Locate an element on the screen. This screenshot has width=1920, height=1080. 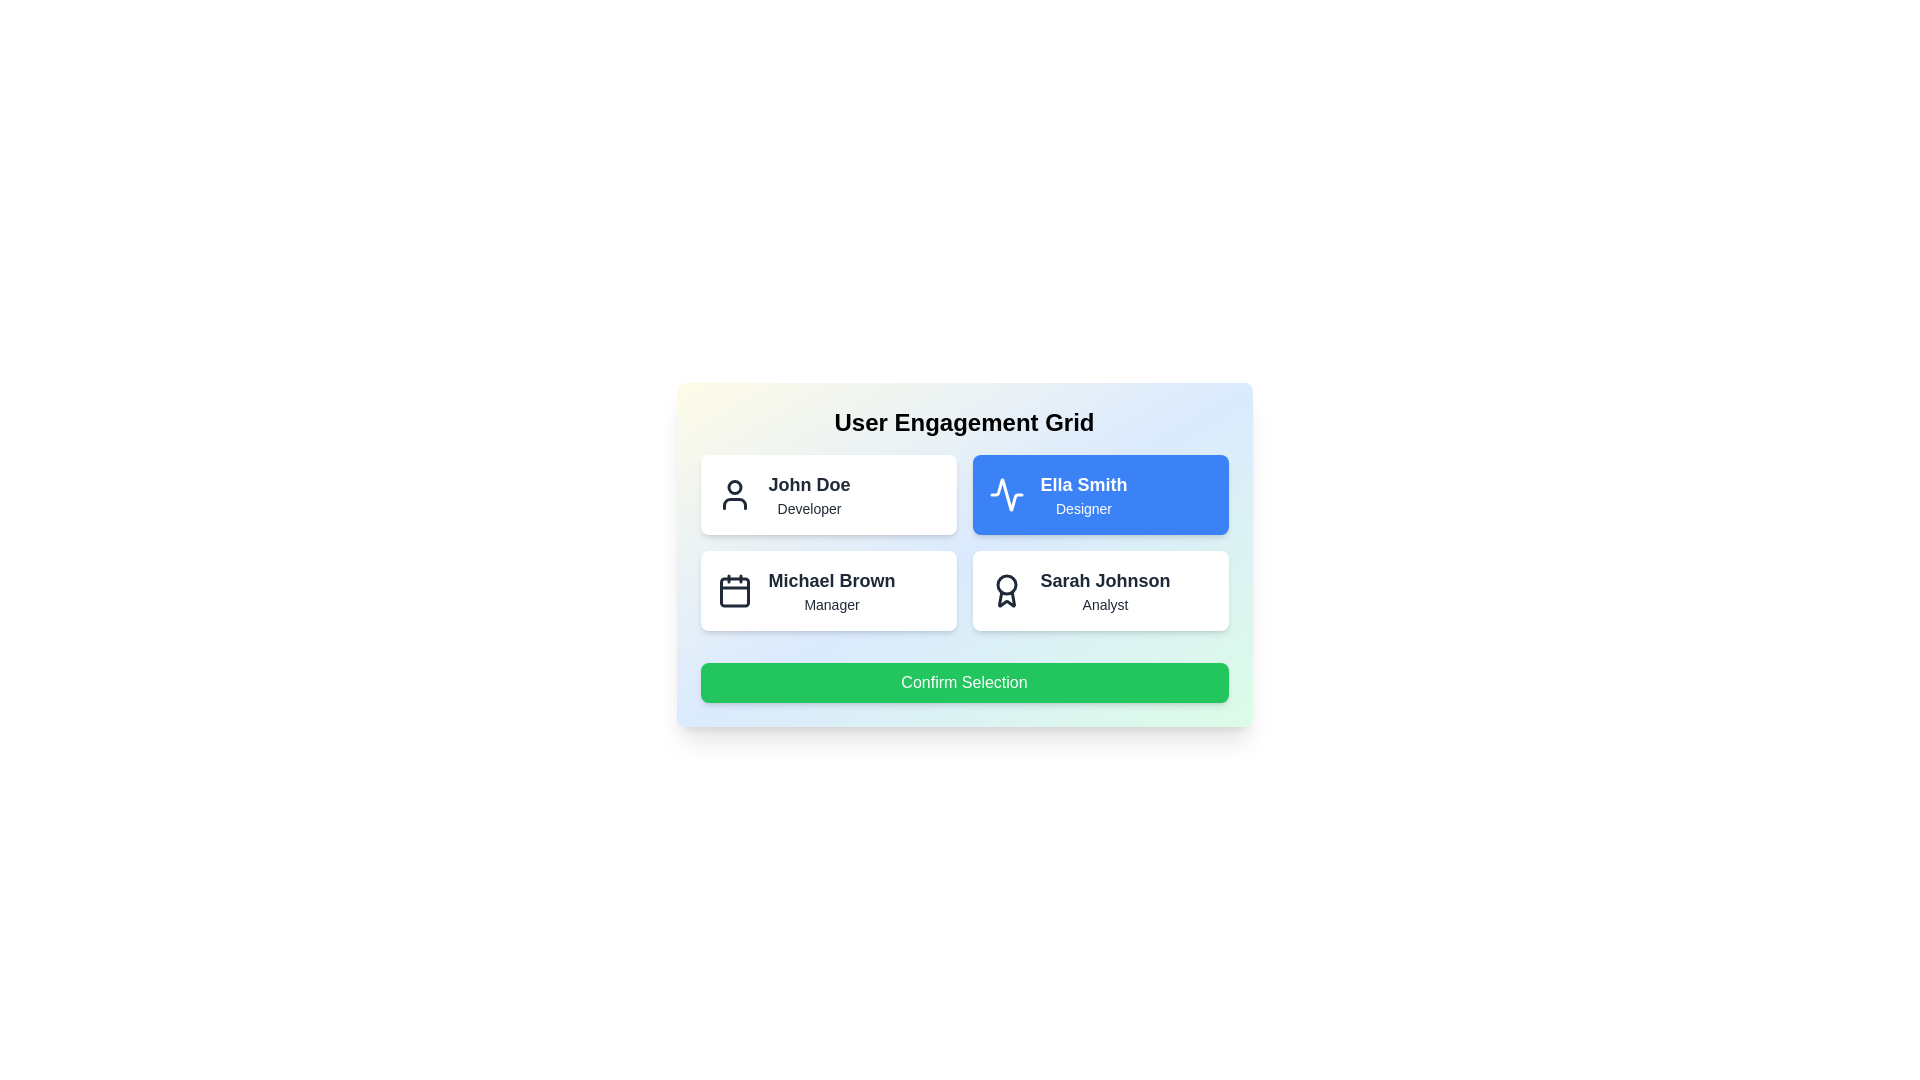
the user card of Michael Brown is located at coordinates (828, 589).